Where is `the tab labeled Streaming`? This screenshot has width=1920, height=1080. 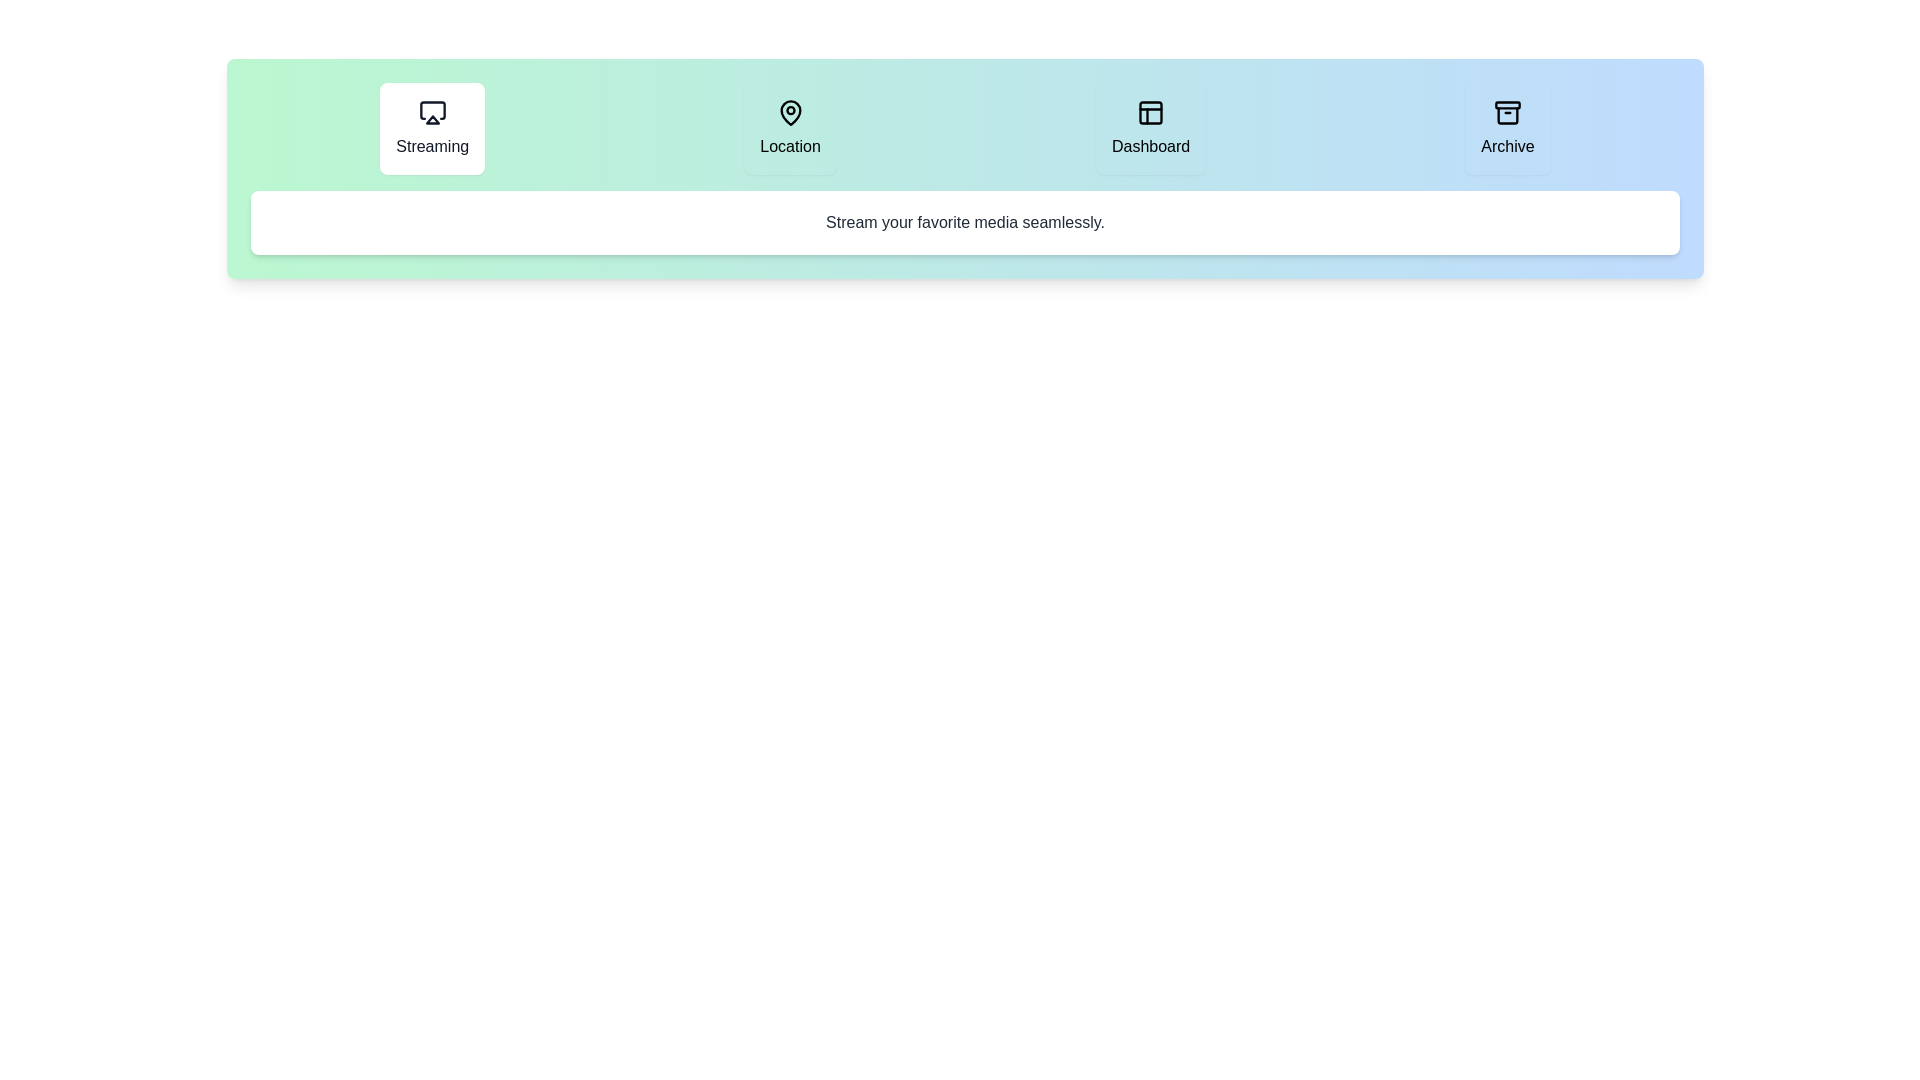
the tab labeled Streaming is located at coordinates (431, 128).